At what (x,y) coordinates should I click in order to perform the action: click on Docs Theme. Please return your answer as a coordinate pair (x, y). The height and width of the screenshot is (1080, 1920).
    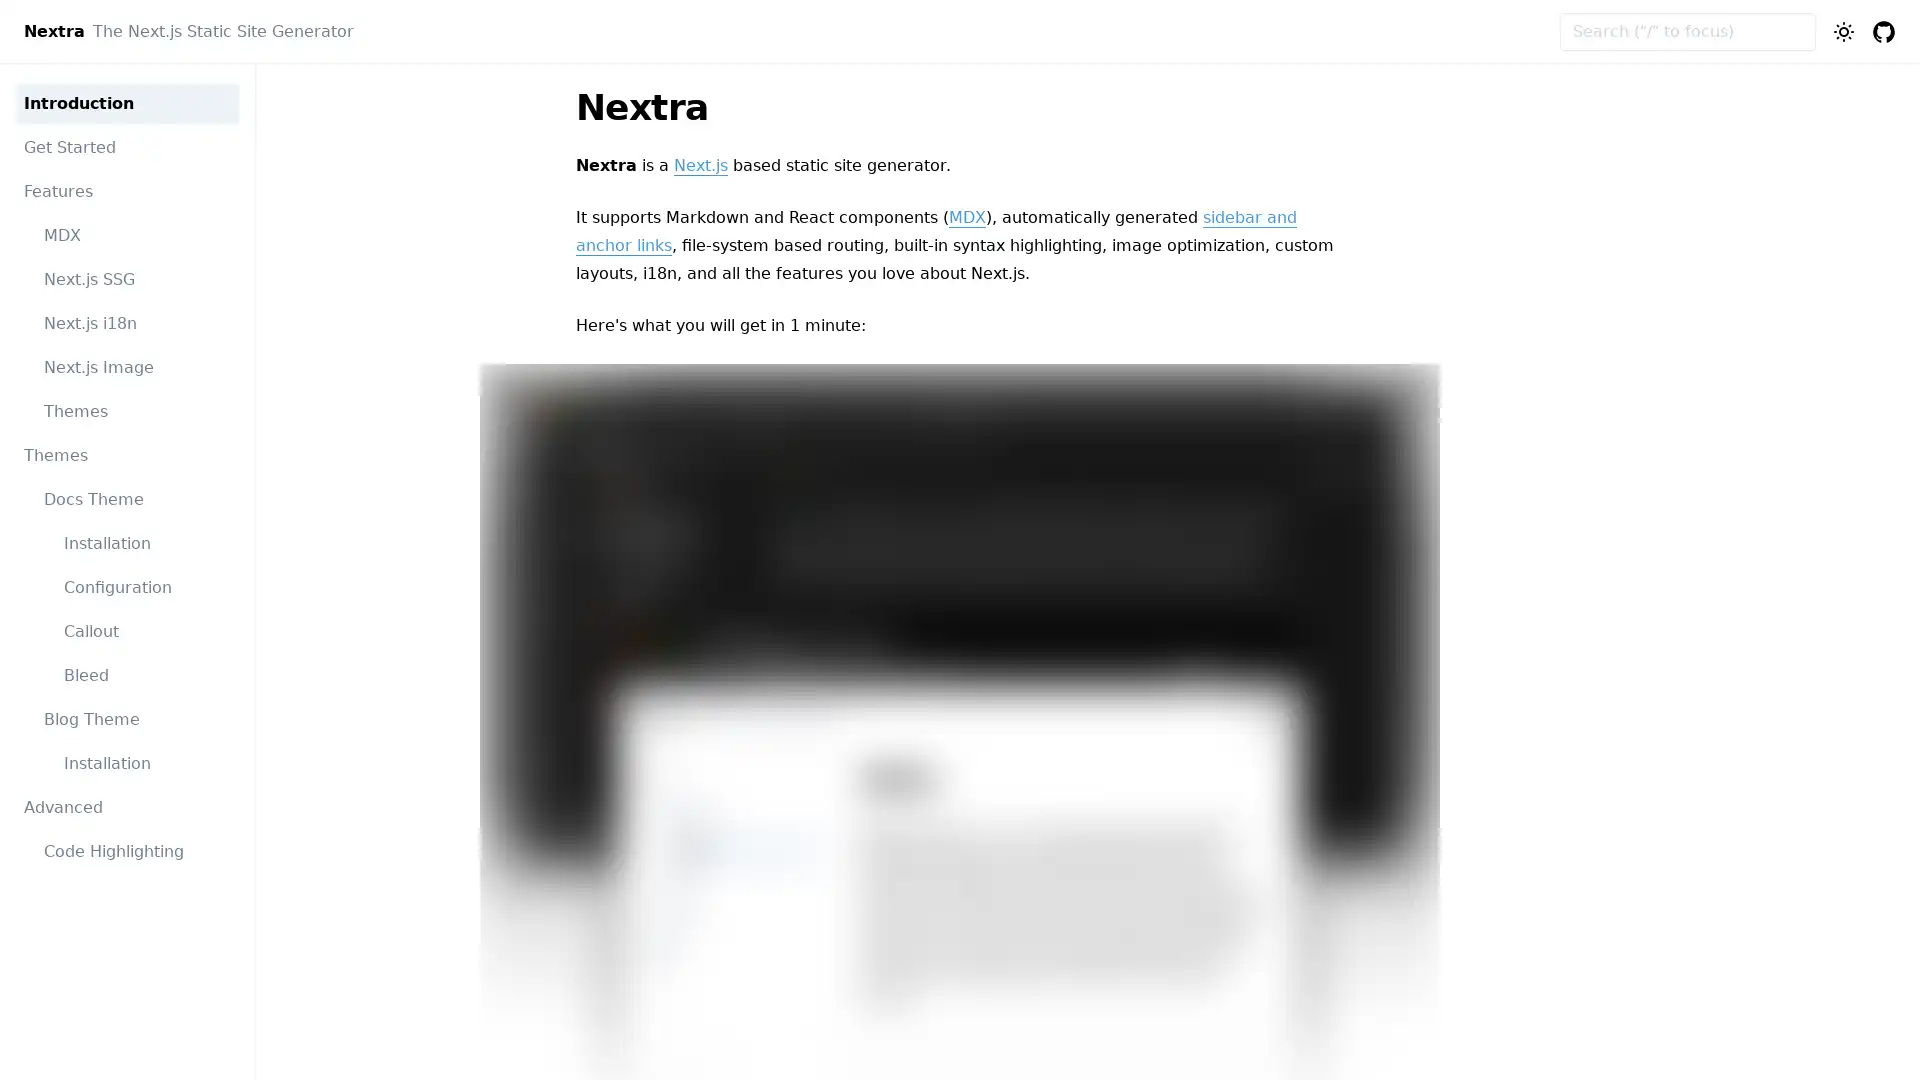
    Looking at the image, I should click on (136, 499).